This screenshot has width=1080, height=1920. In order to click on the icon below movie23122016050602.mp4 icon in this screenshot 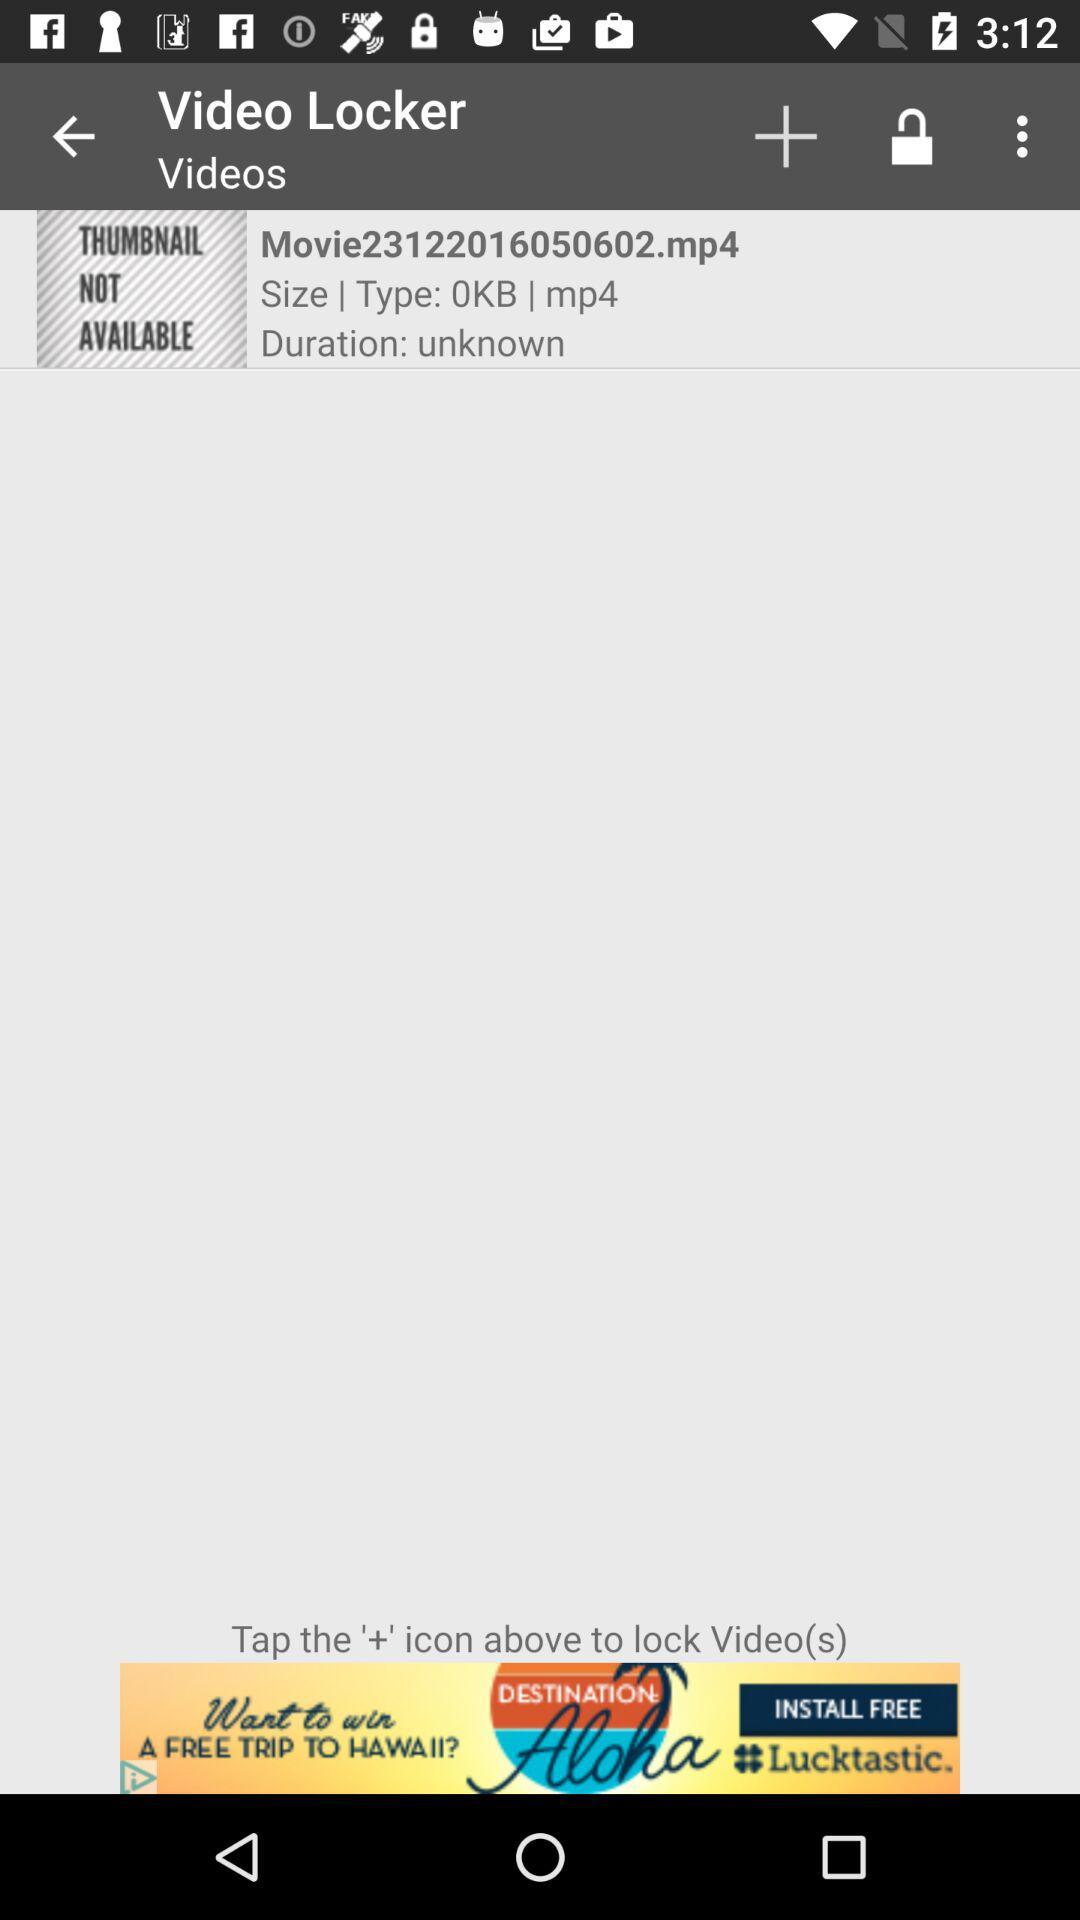, I will do `click(438, 291)`.